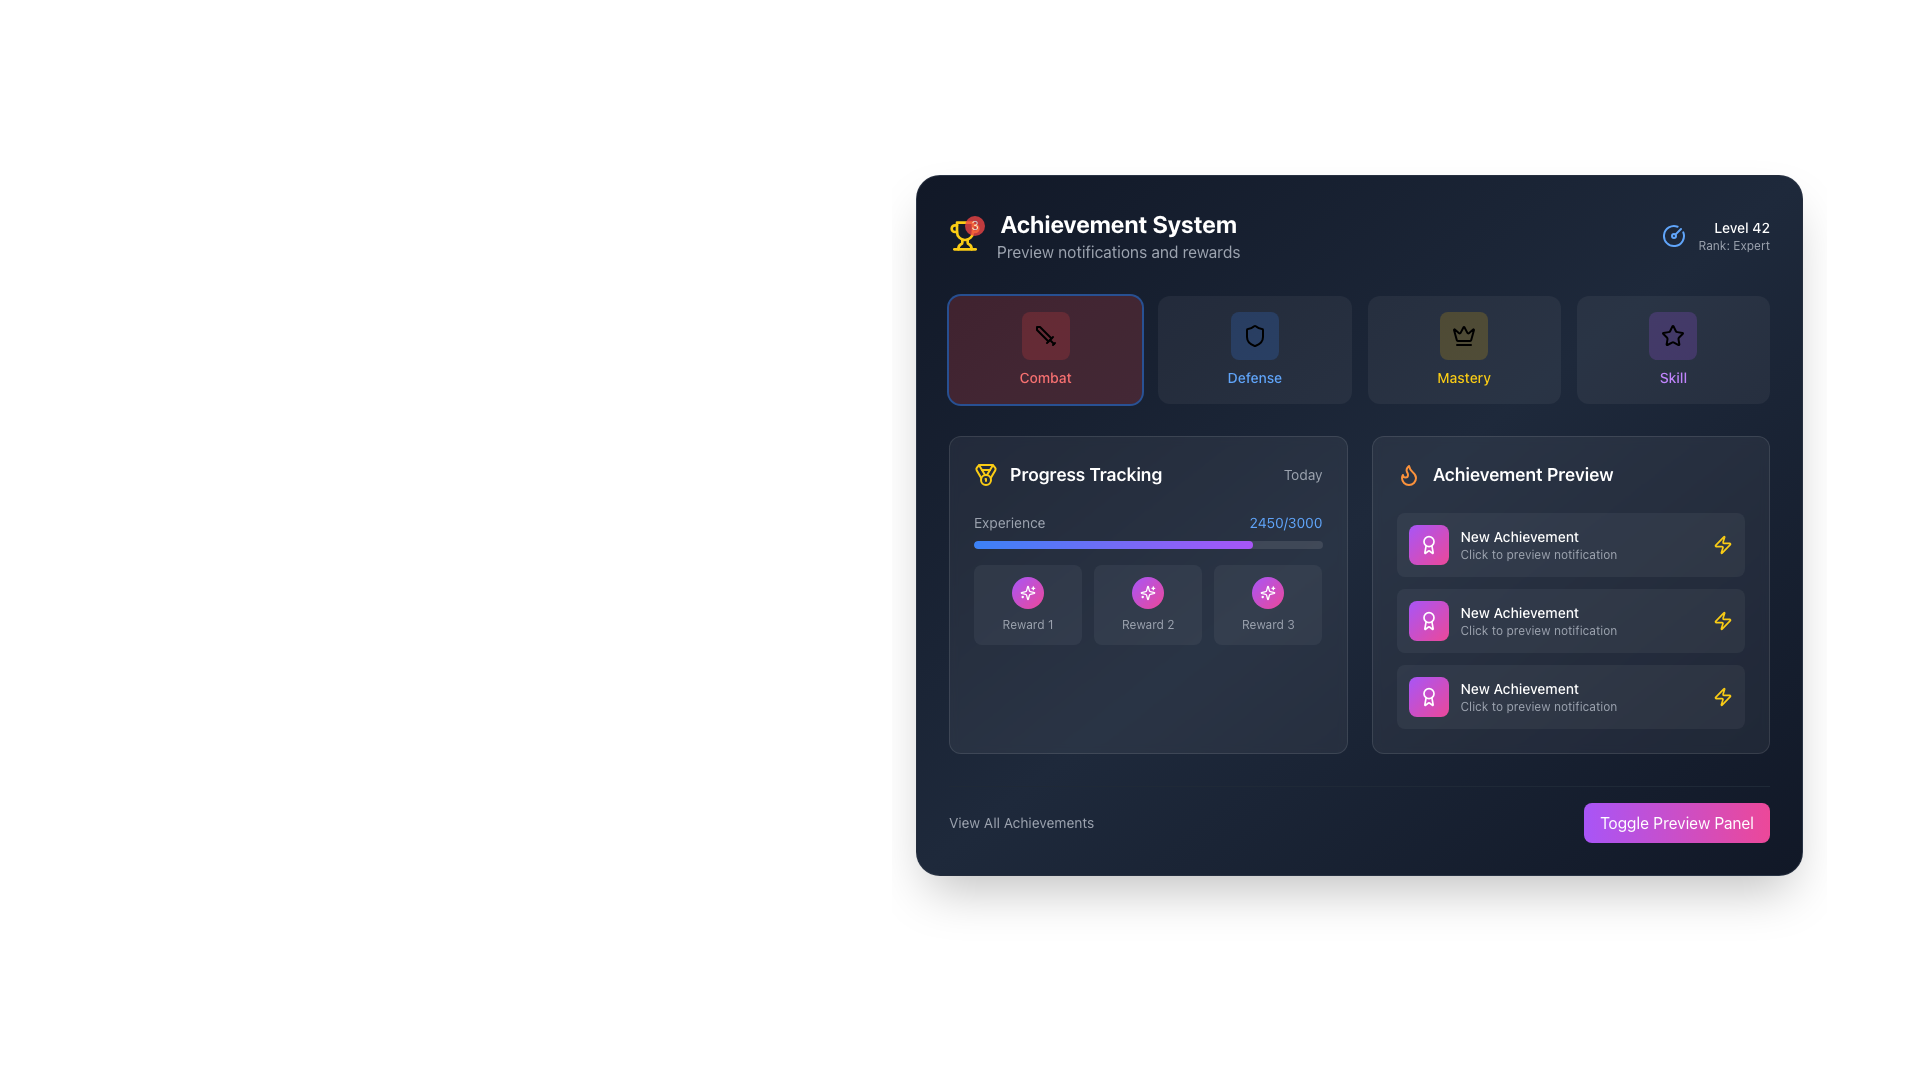  What do you see at coordinates (1427, 620) in the screenshot?
I see `the achievement notification icon, which is the leftmost item in the second vertical column of the 'Achievement Preview' section in the right panel` at bounding box center [1427, 620].